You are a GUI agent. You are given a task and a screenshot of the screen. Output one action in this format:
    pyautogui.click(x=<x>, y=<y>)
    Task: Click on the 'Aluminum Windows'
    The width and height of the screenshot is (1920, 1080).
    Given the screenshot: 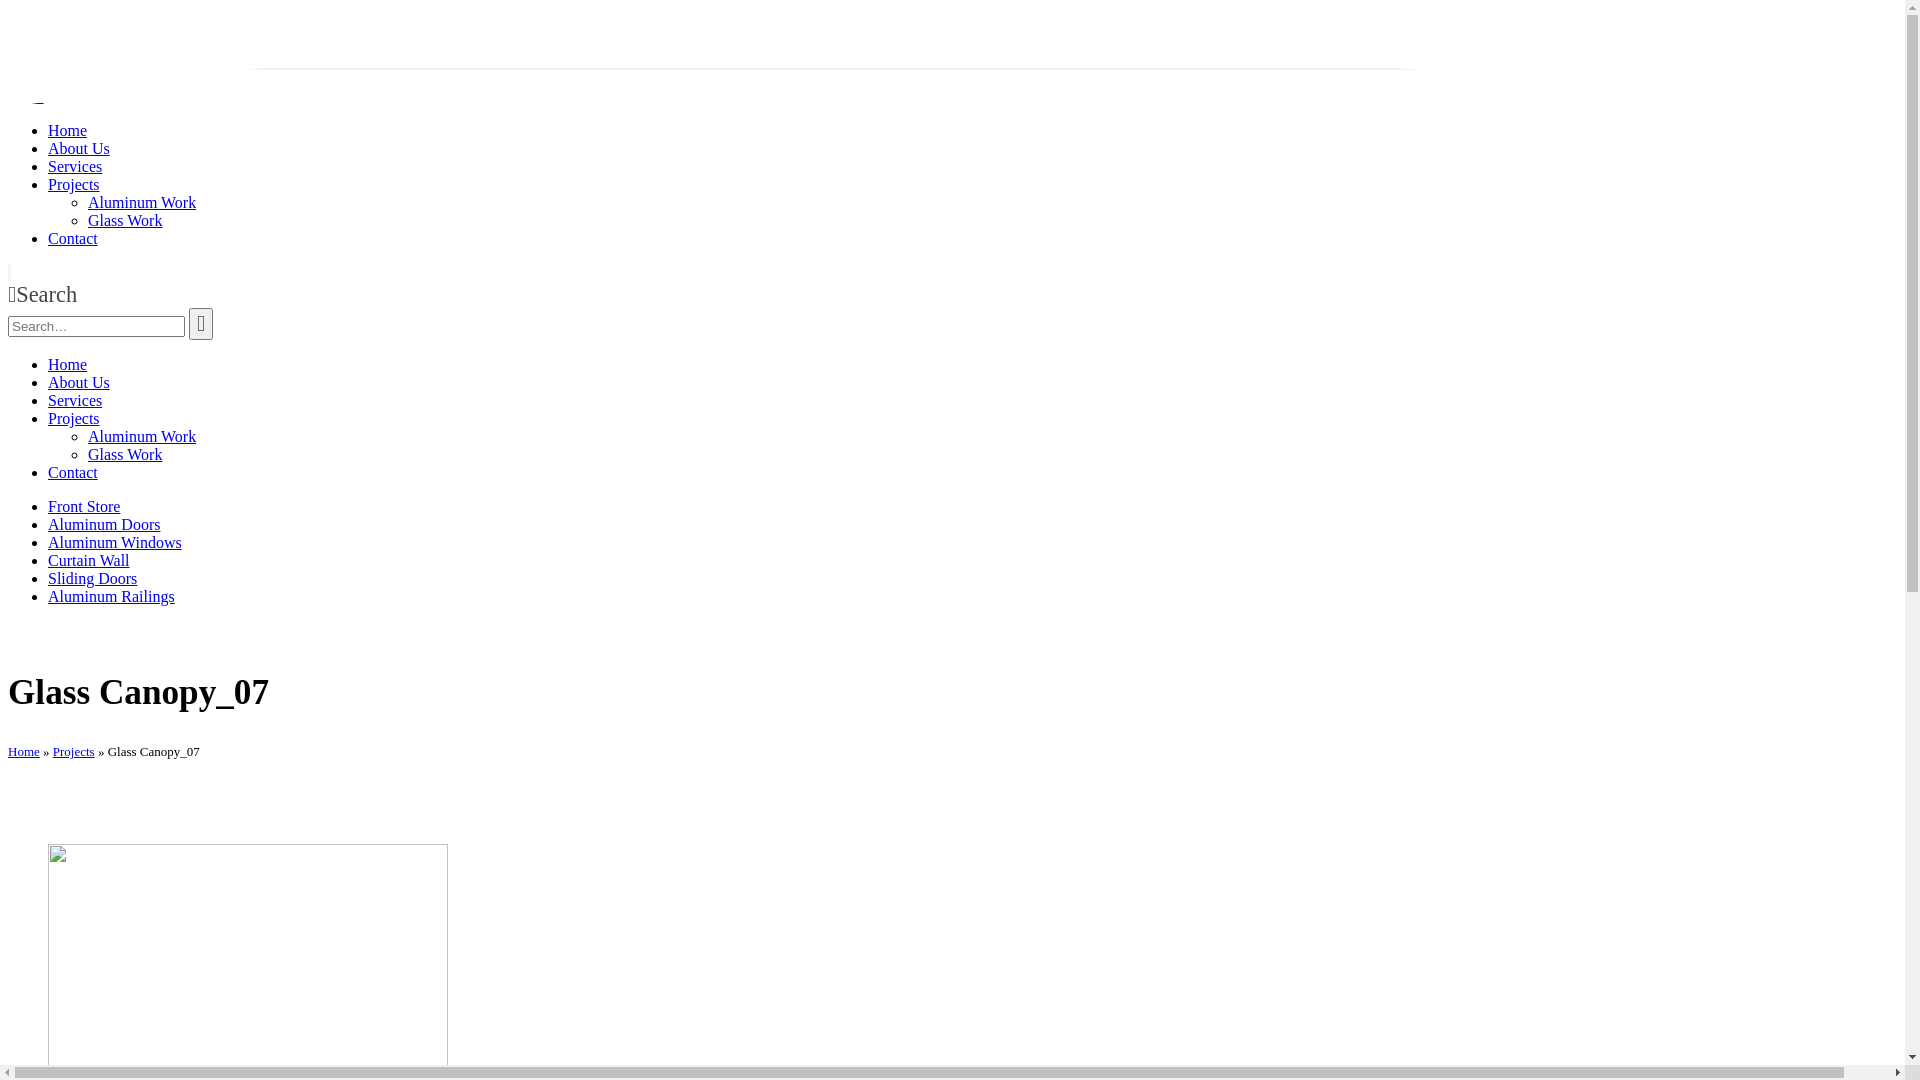 What is the action you would take?
    pyautogui.click(x=48, y=542)
    